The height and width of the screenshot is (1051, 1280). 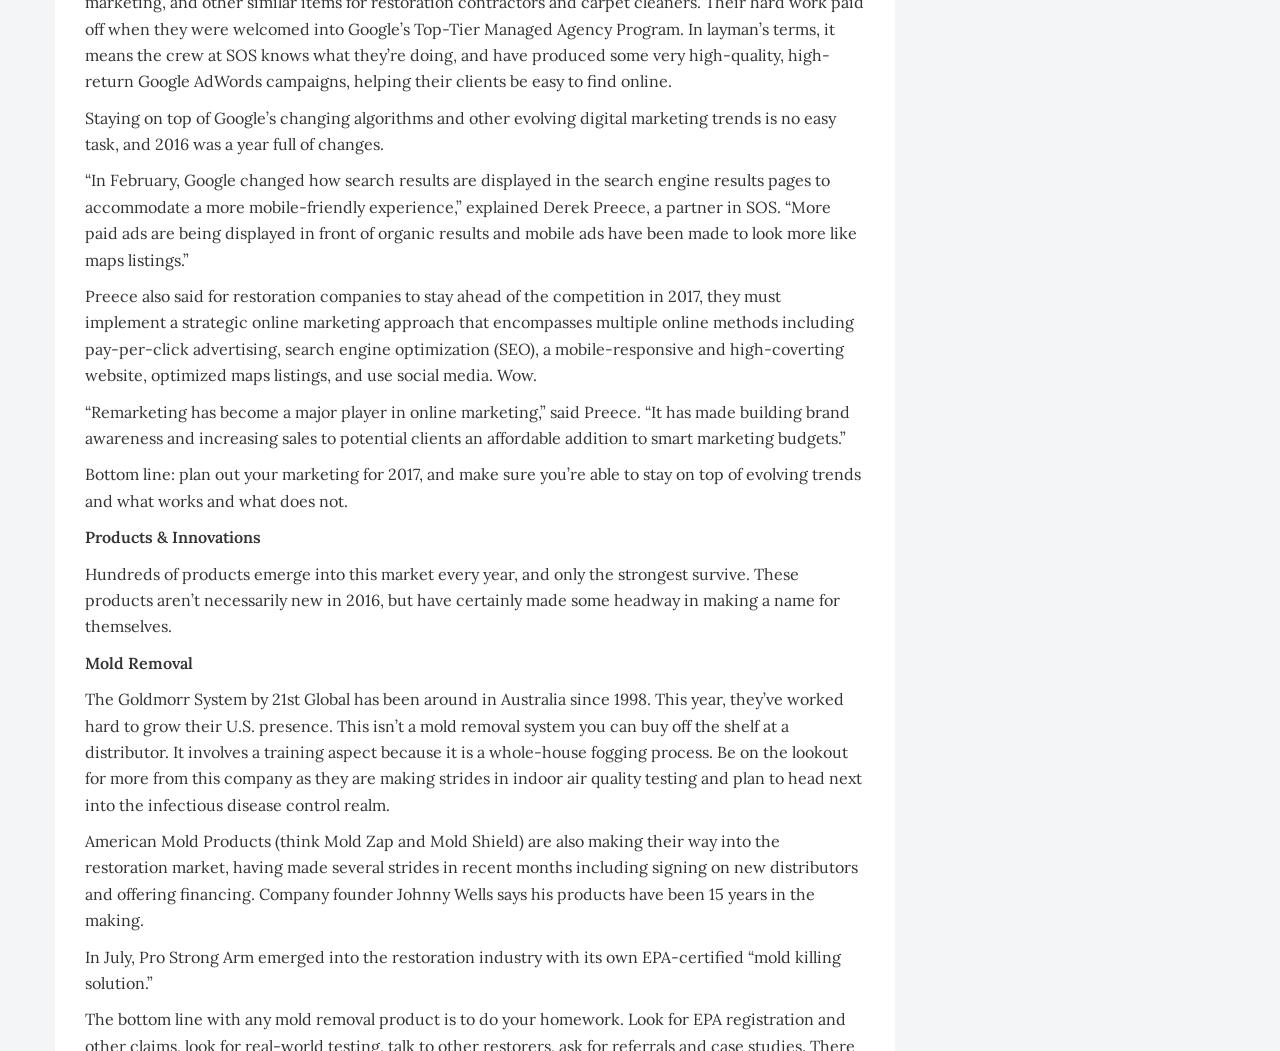 I want to click on 'Products & Innovations', so click(x=173, y=535).